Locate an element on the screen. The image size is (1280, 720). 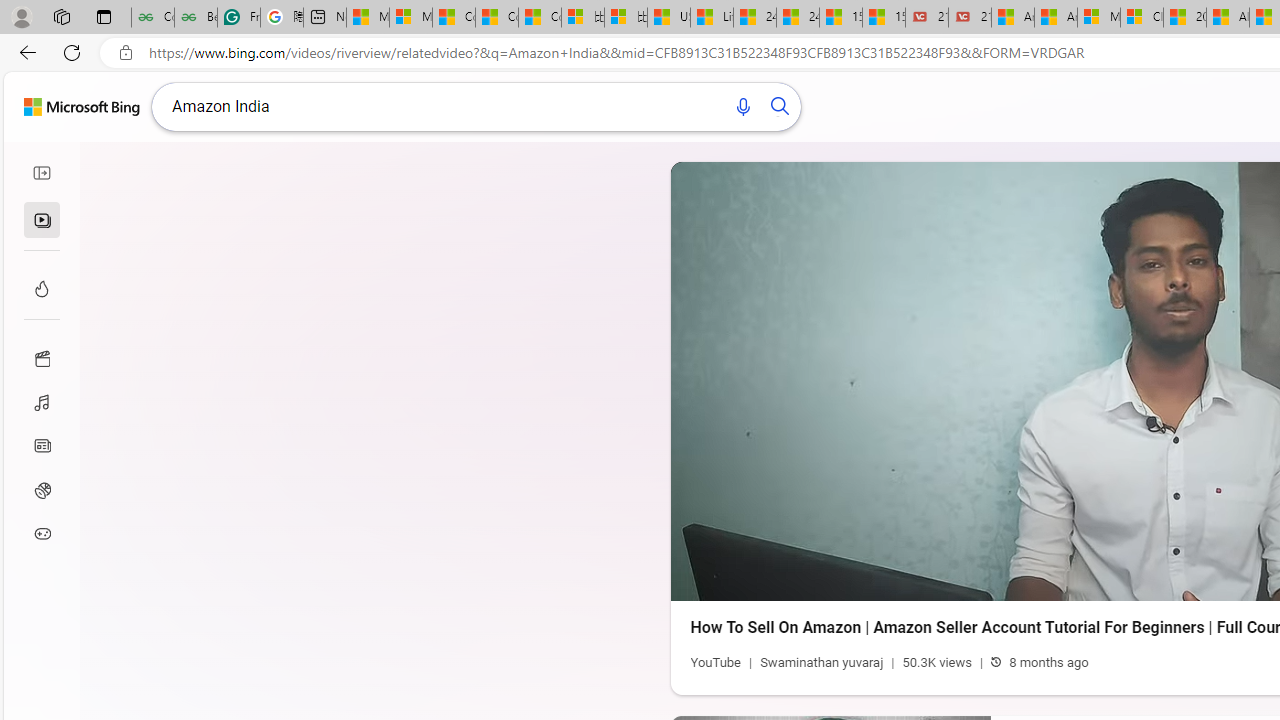
'Complete Guide to Arrays Data Structure - GeeksforGeeks' is located at coordinates (151, 17).